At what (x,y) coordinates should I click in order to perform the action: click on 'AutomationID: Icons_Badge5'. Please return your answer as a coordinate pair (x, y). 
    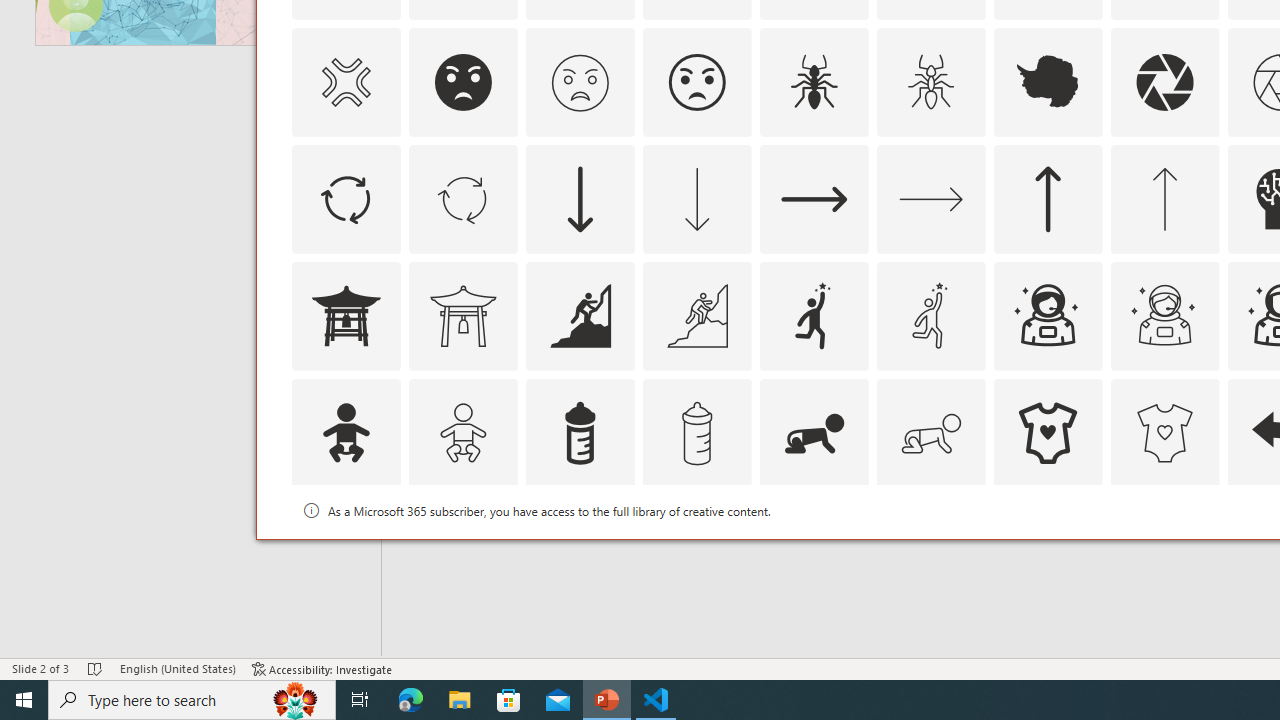
    Looking at the image, I should click on (1164, 550).